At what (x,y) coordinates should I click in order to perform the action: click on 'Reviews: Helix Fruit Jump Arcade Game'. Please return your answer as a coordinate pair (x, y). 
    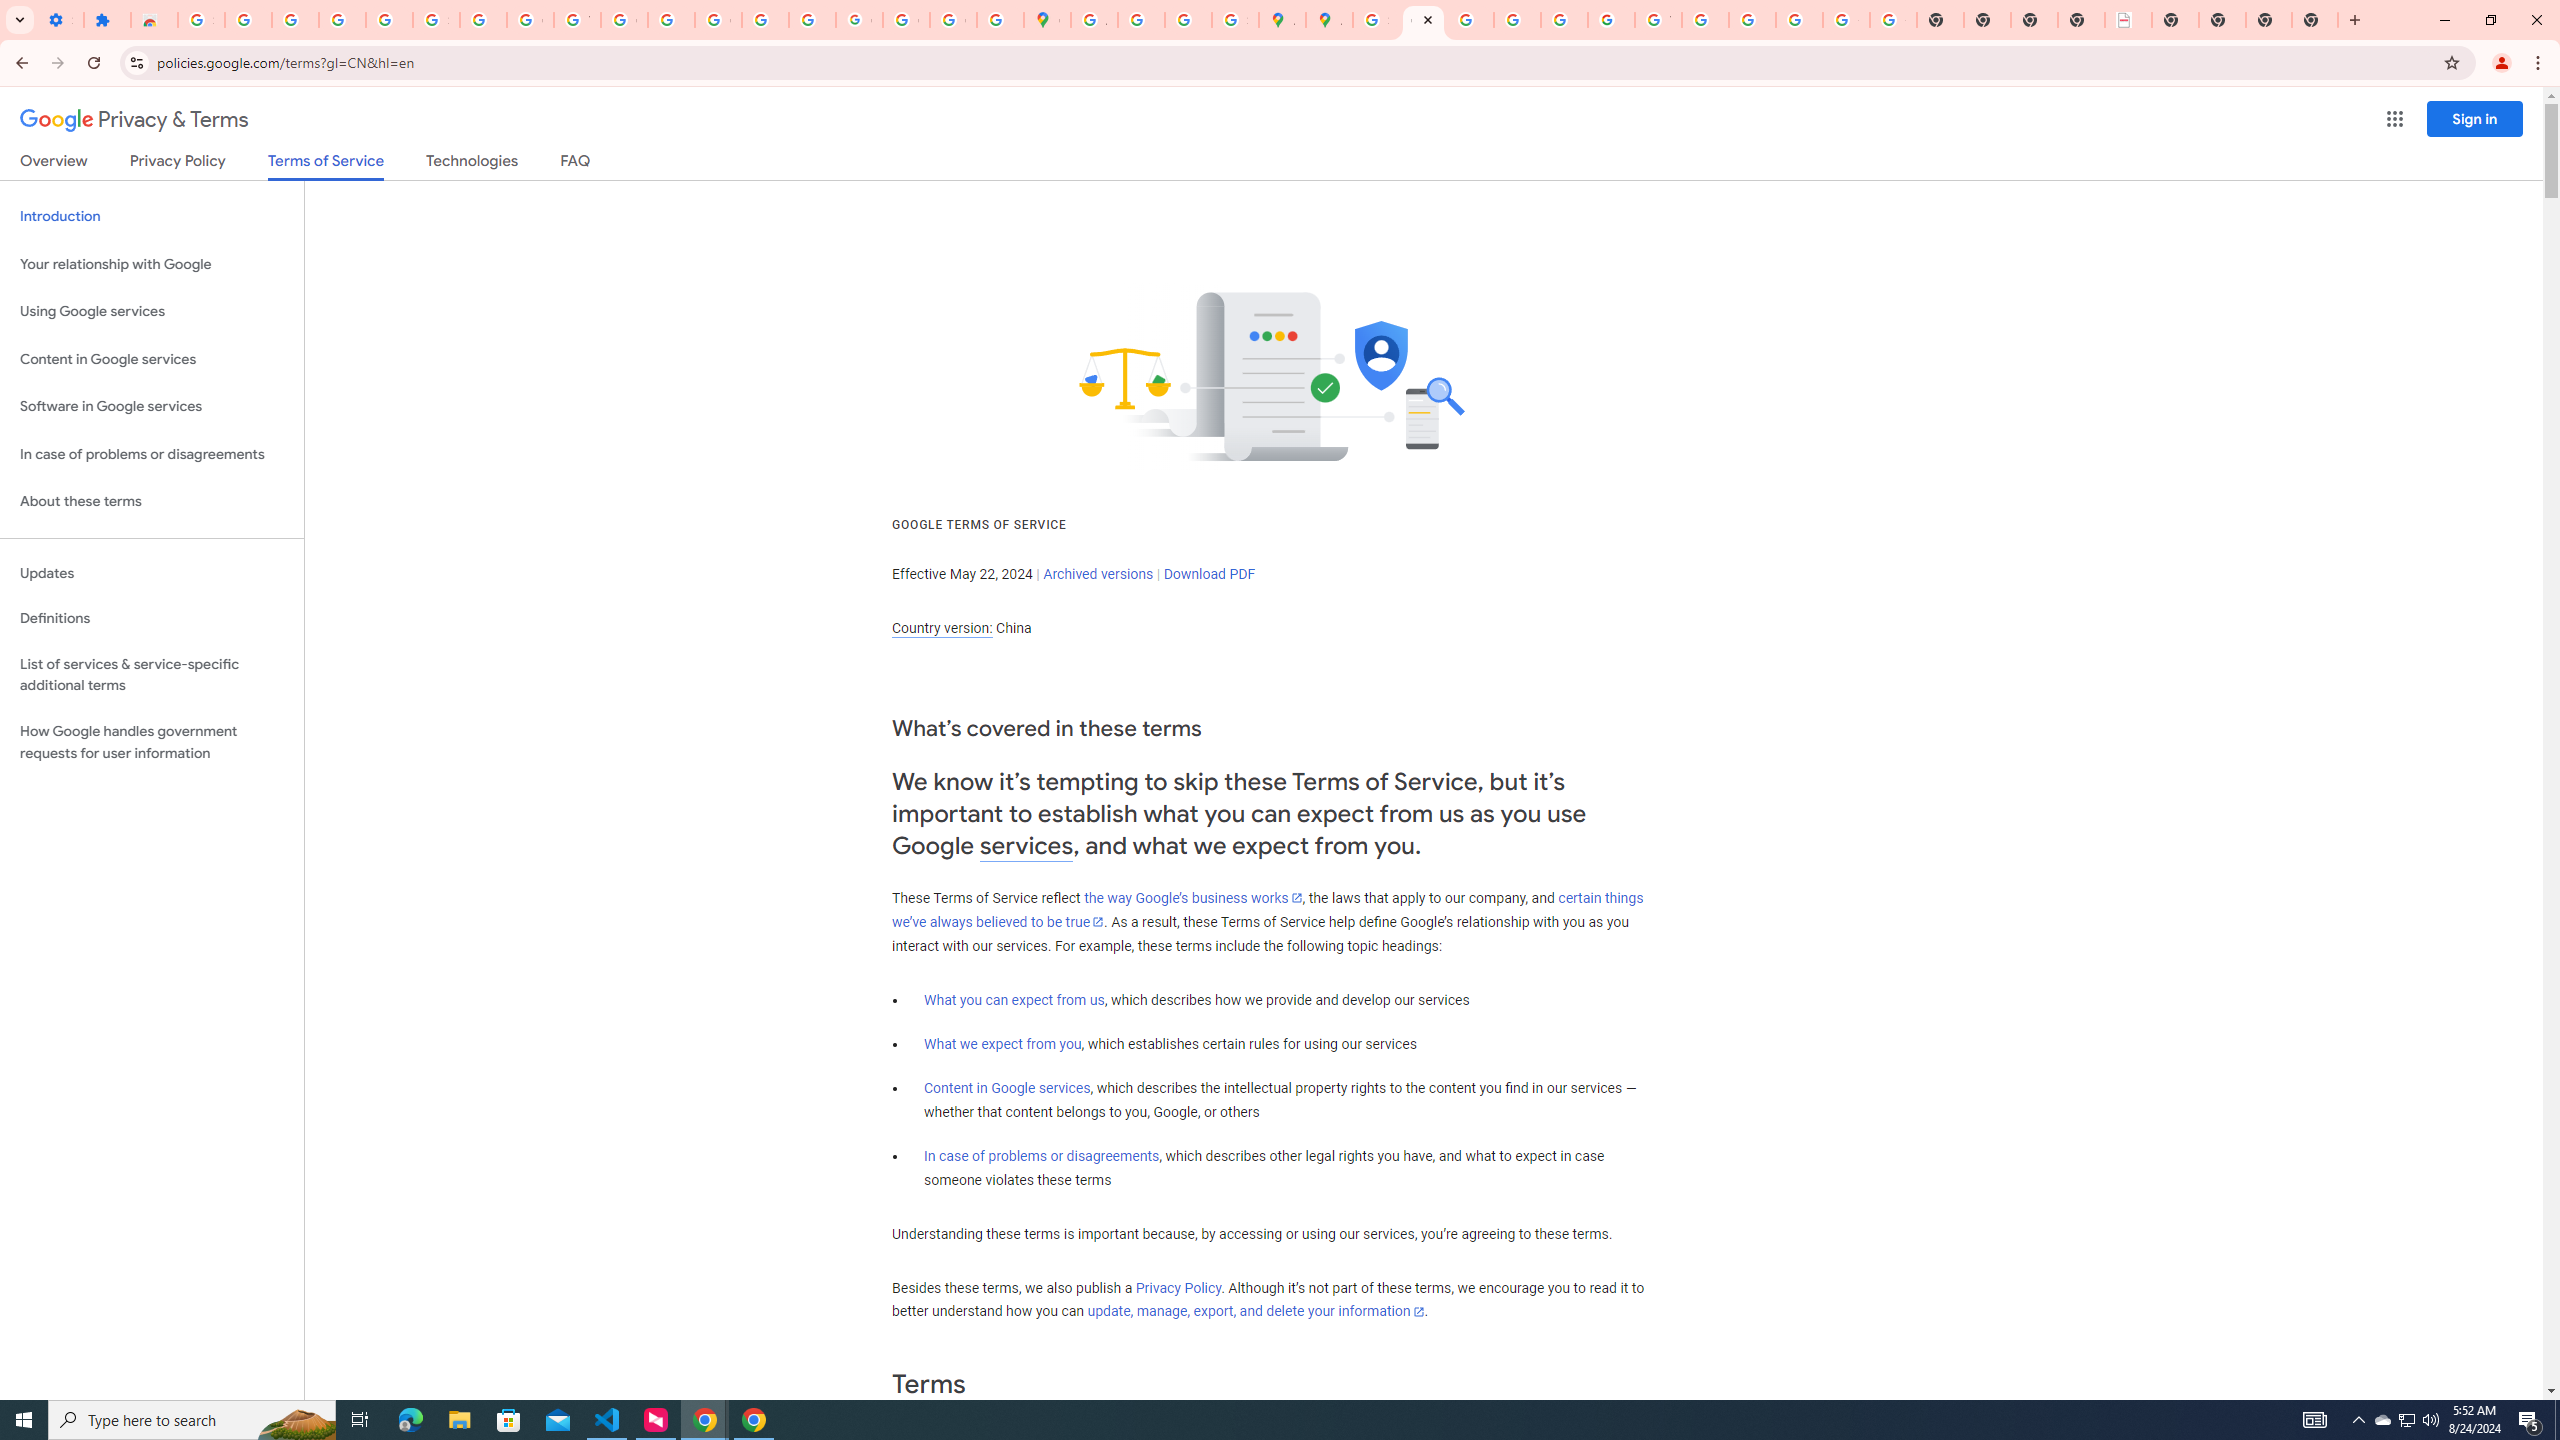
    Looking at the image, I should click on (154, 19).